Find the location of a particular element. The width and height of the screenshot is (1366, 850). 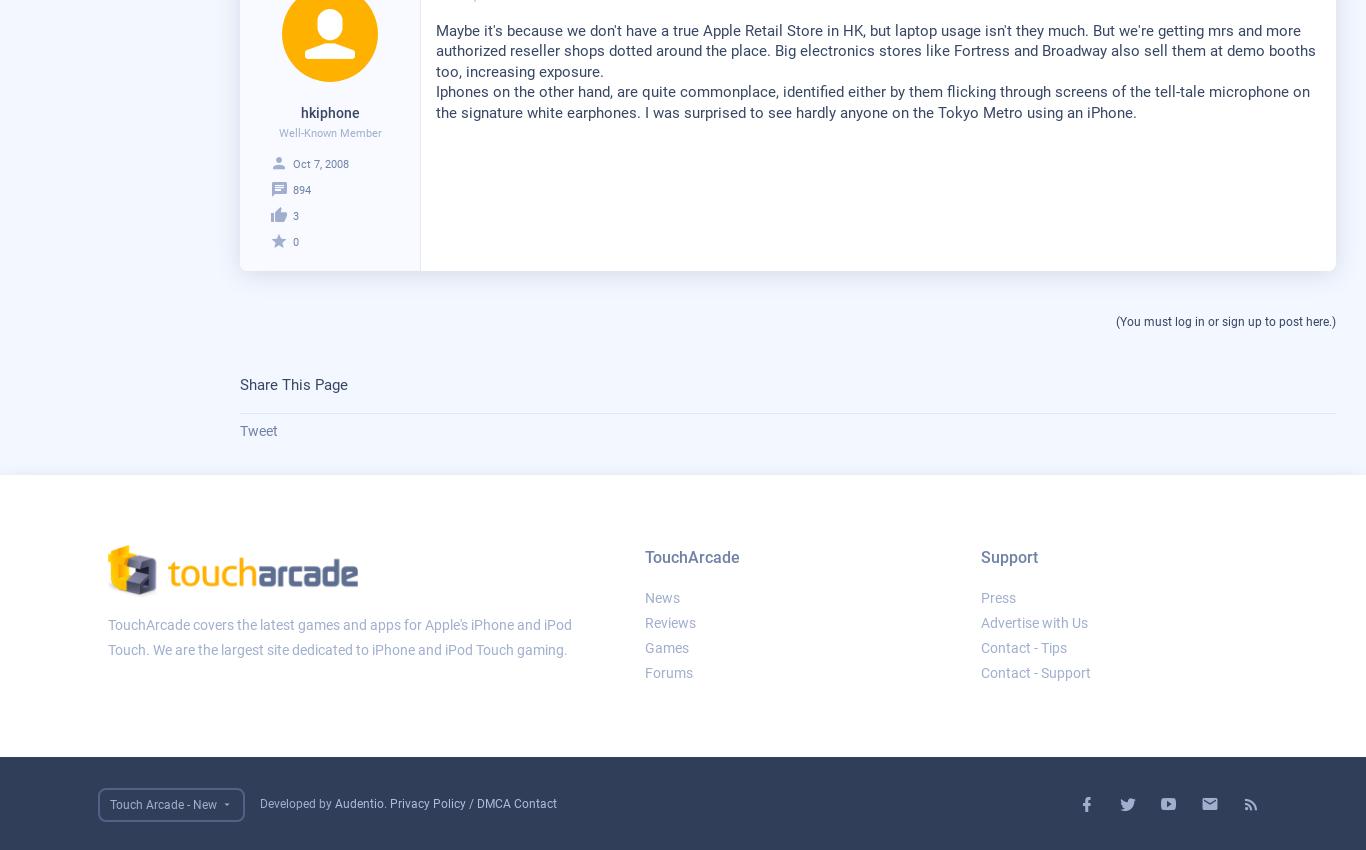

'0' is located at coordinates (293, 241).